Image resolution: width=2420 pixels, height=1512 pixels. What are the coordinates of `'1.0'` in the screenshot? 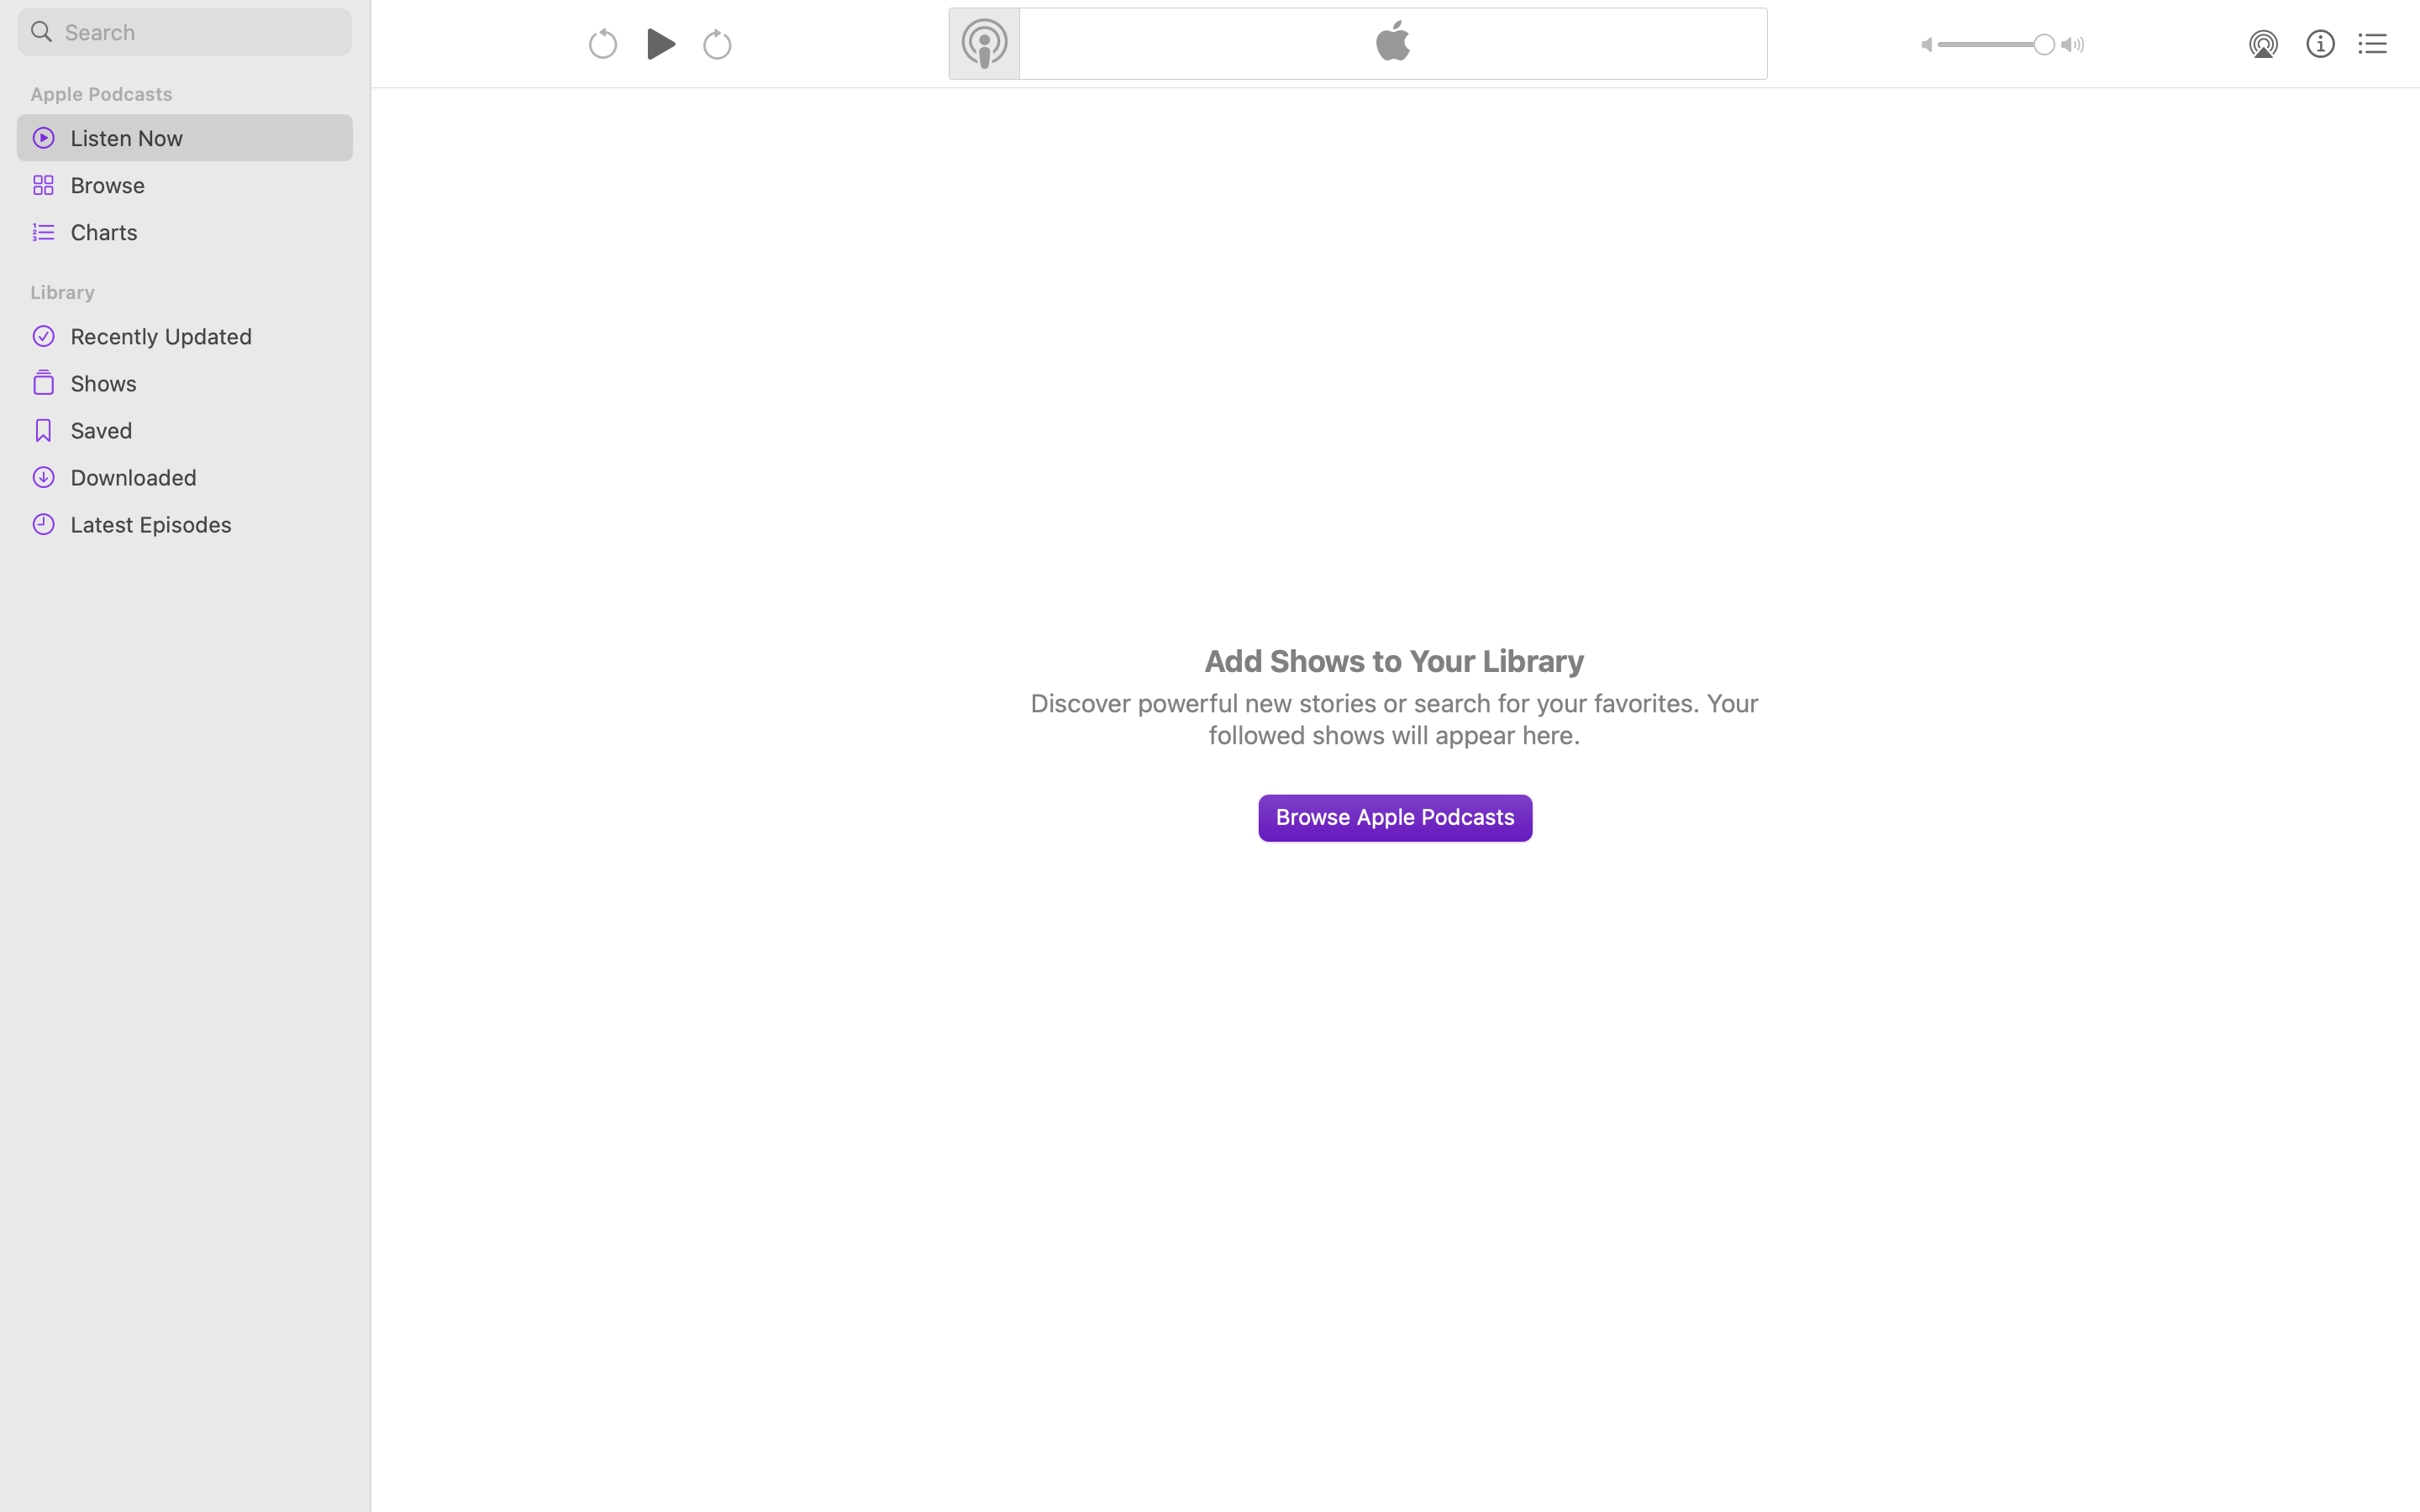 It's located at (1996, 44).